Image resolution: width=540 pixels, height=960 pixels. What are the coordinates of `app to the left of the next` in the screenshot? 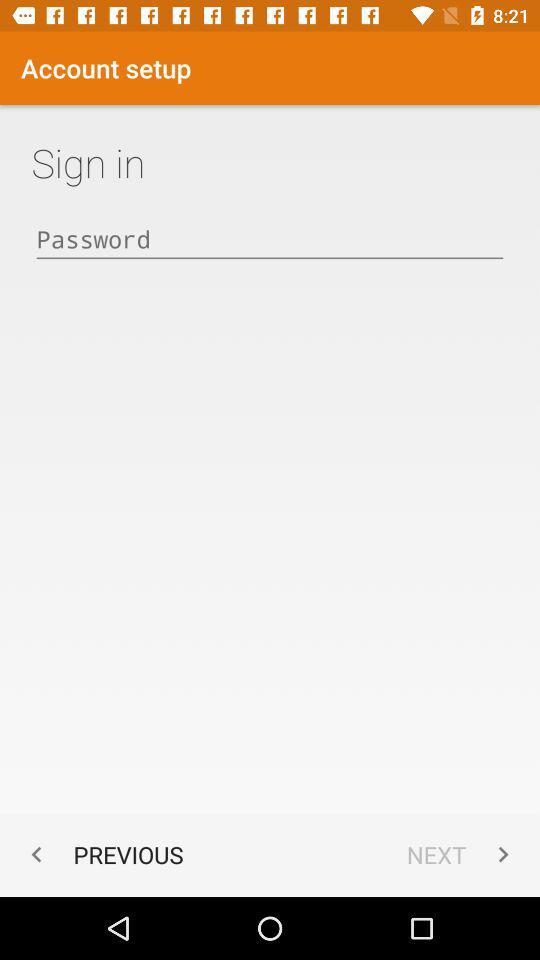 It's located at (102, 853).